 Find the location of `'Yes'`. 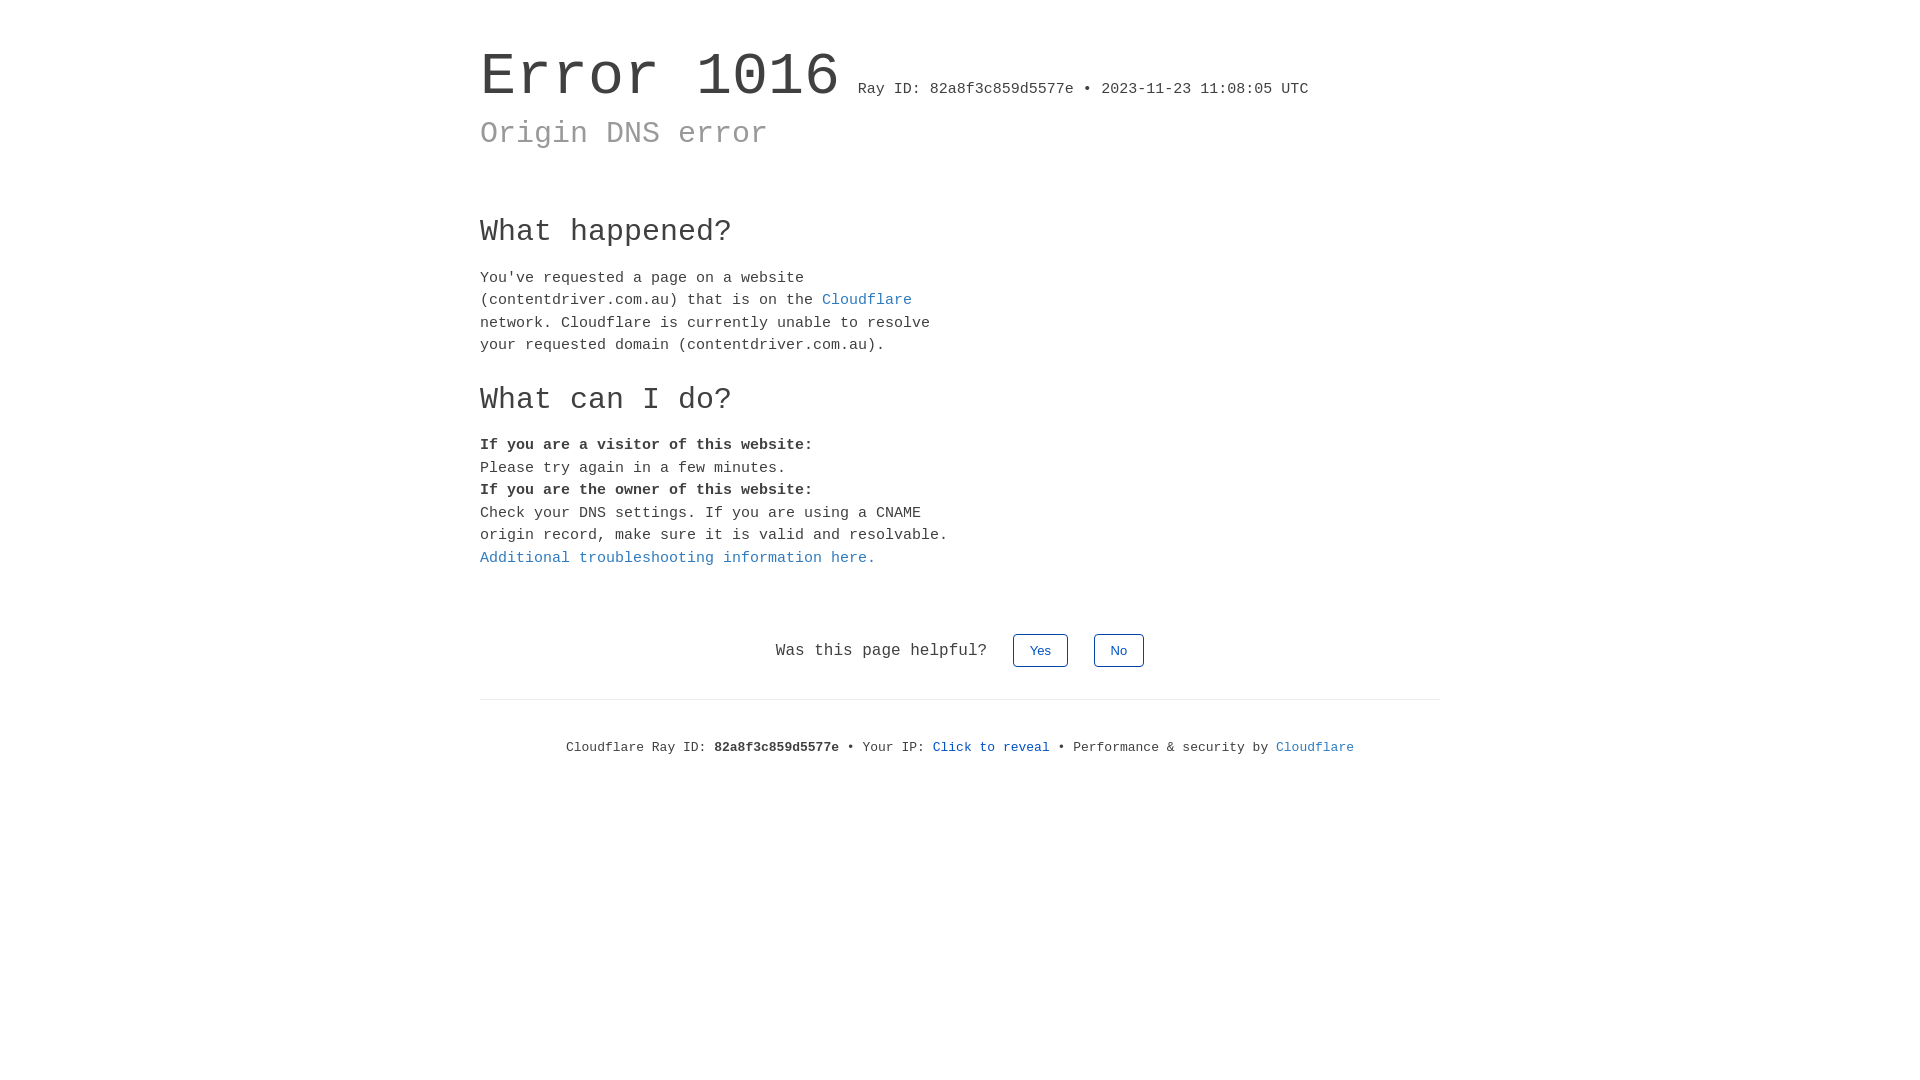

'Yes' is located at coordinates (1040, 650).